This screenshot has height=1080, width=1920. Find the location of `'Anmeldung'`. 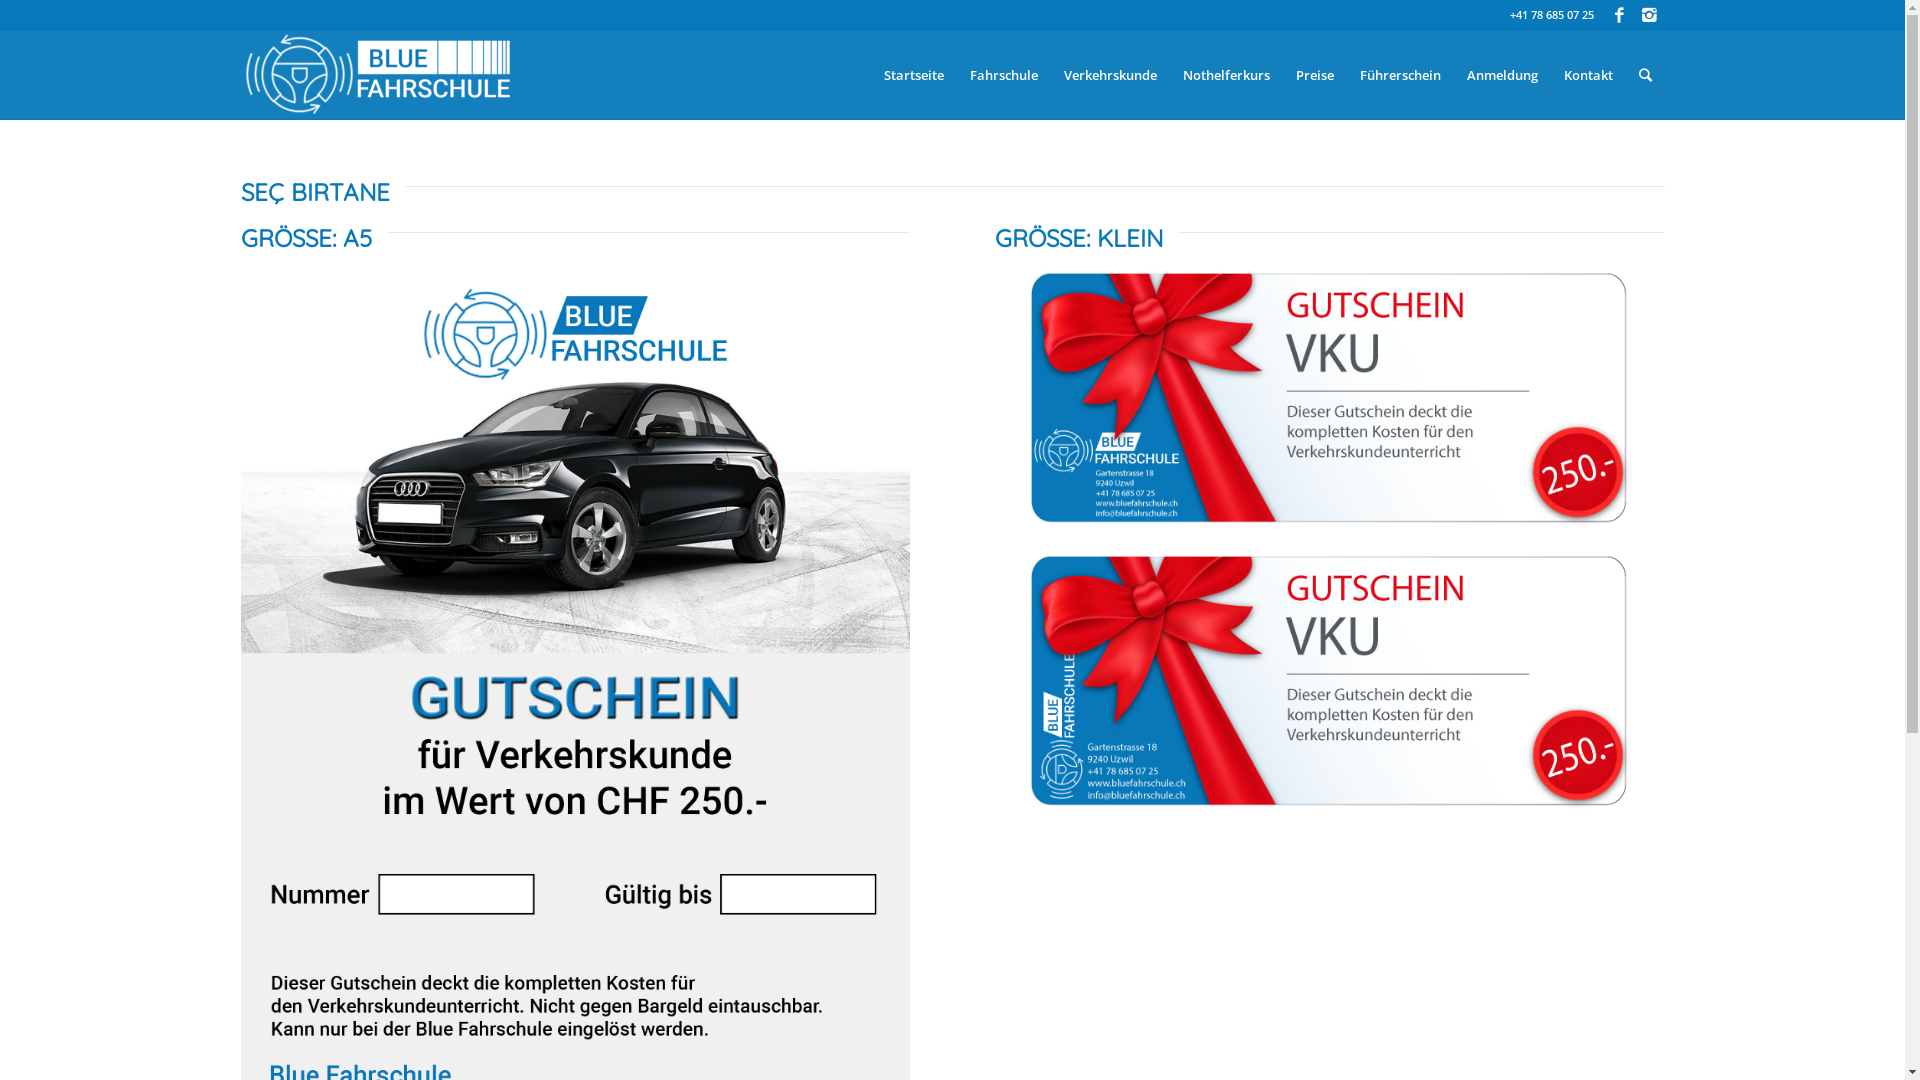

'Anmeldung' is located at coordinates (1502, 73).